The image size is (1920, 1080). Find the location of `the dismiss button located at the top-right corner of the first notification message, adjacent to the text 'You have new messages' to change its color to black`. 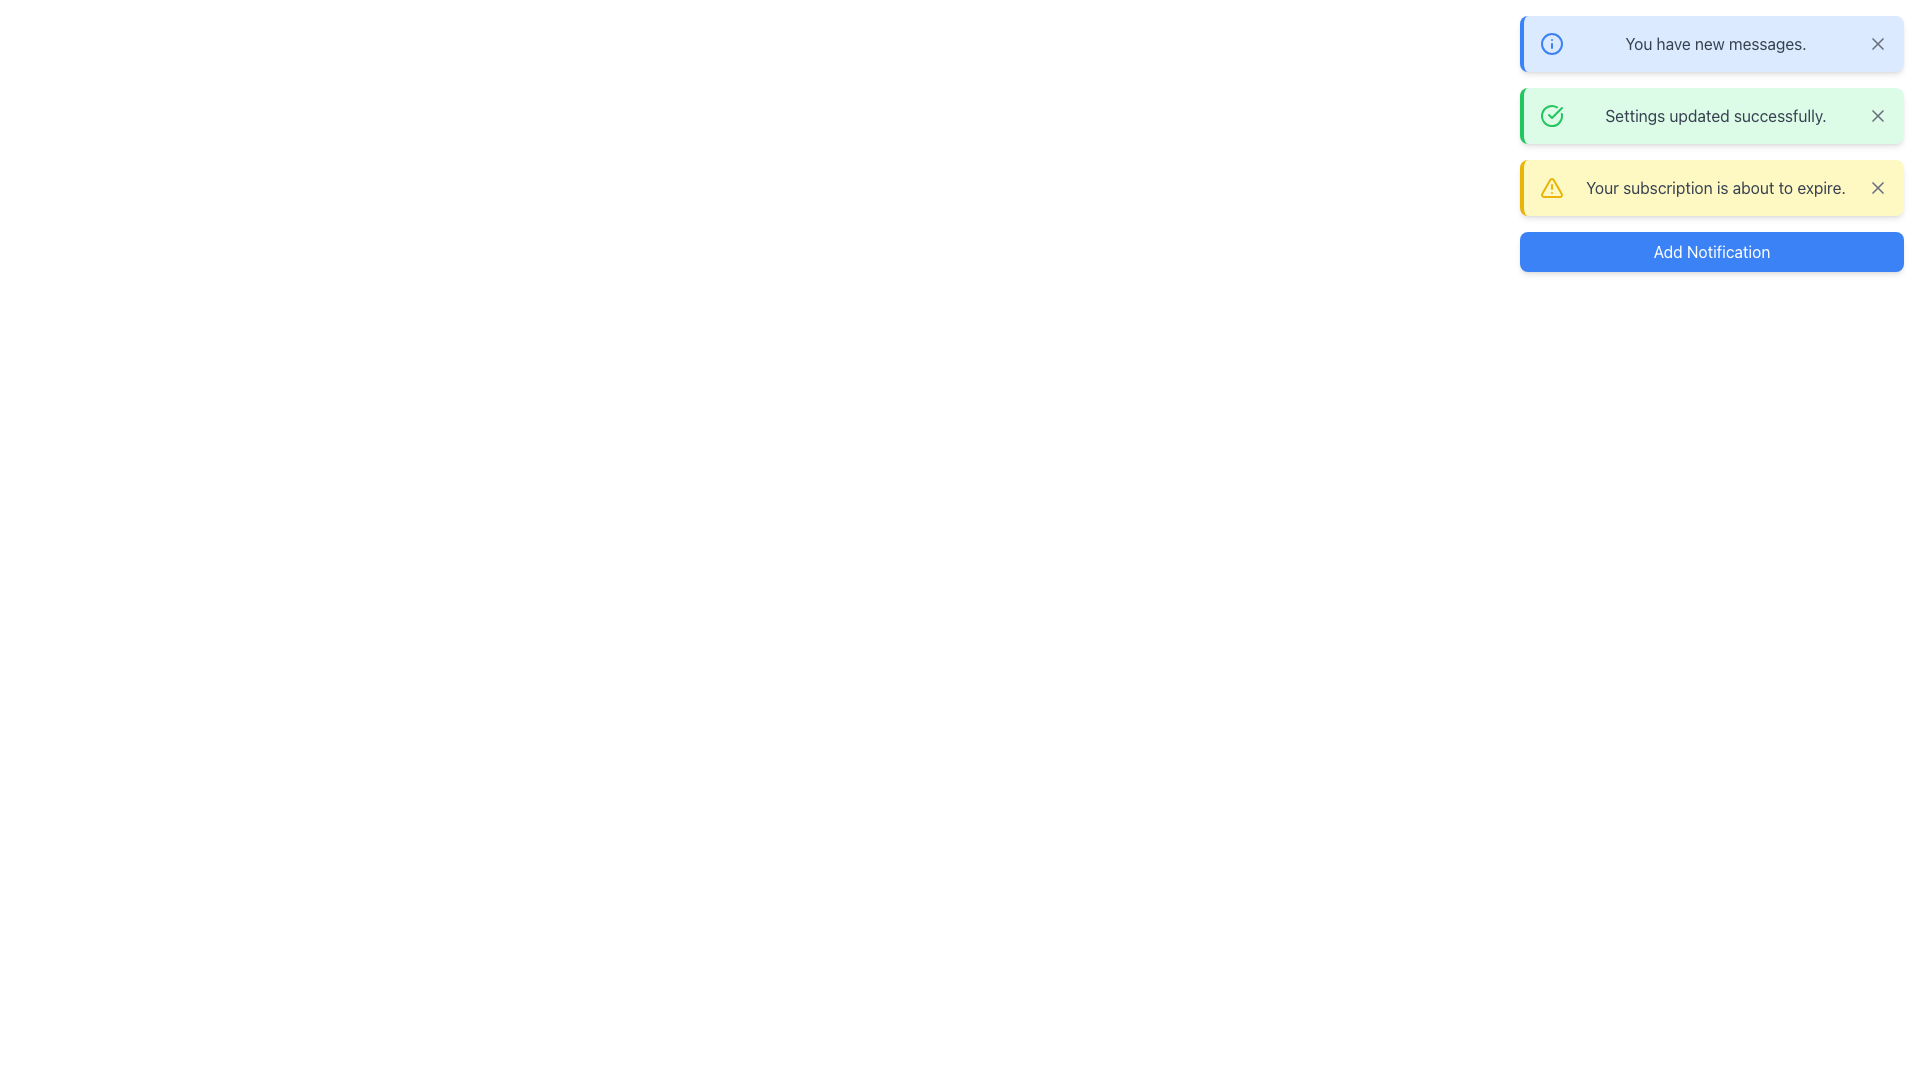

the dismiss button located at the top-right corner of the first notification message, adjacent to the text 'You have new messages' to change its color to black is located at coordinates (1876, 43).